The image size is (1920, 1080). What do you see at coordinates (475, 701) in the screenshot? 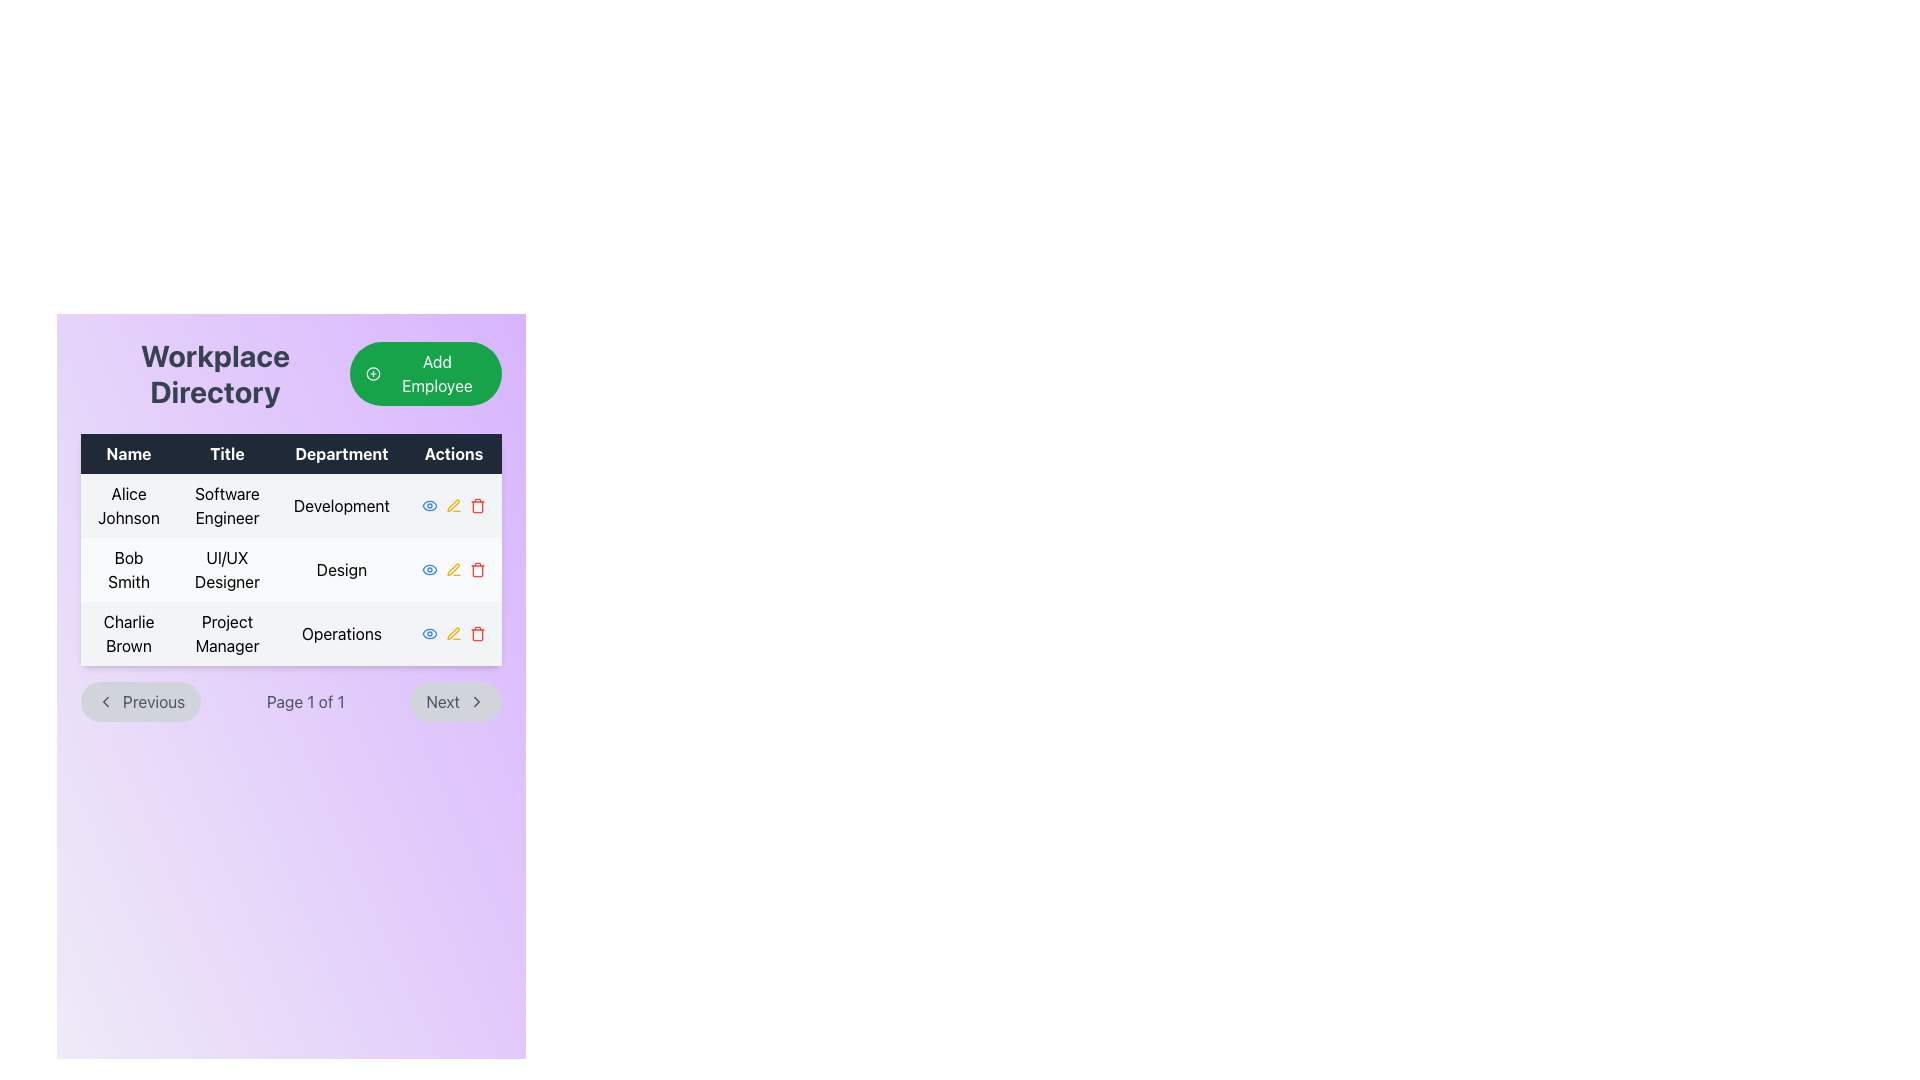
I see `the small triangular-shaped 'Next' icon located in the navigation control panel at the bottom right of the interface` at bounding box center [475, 701].